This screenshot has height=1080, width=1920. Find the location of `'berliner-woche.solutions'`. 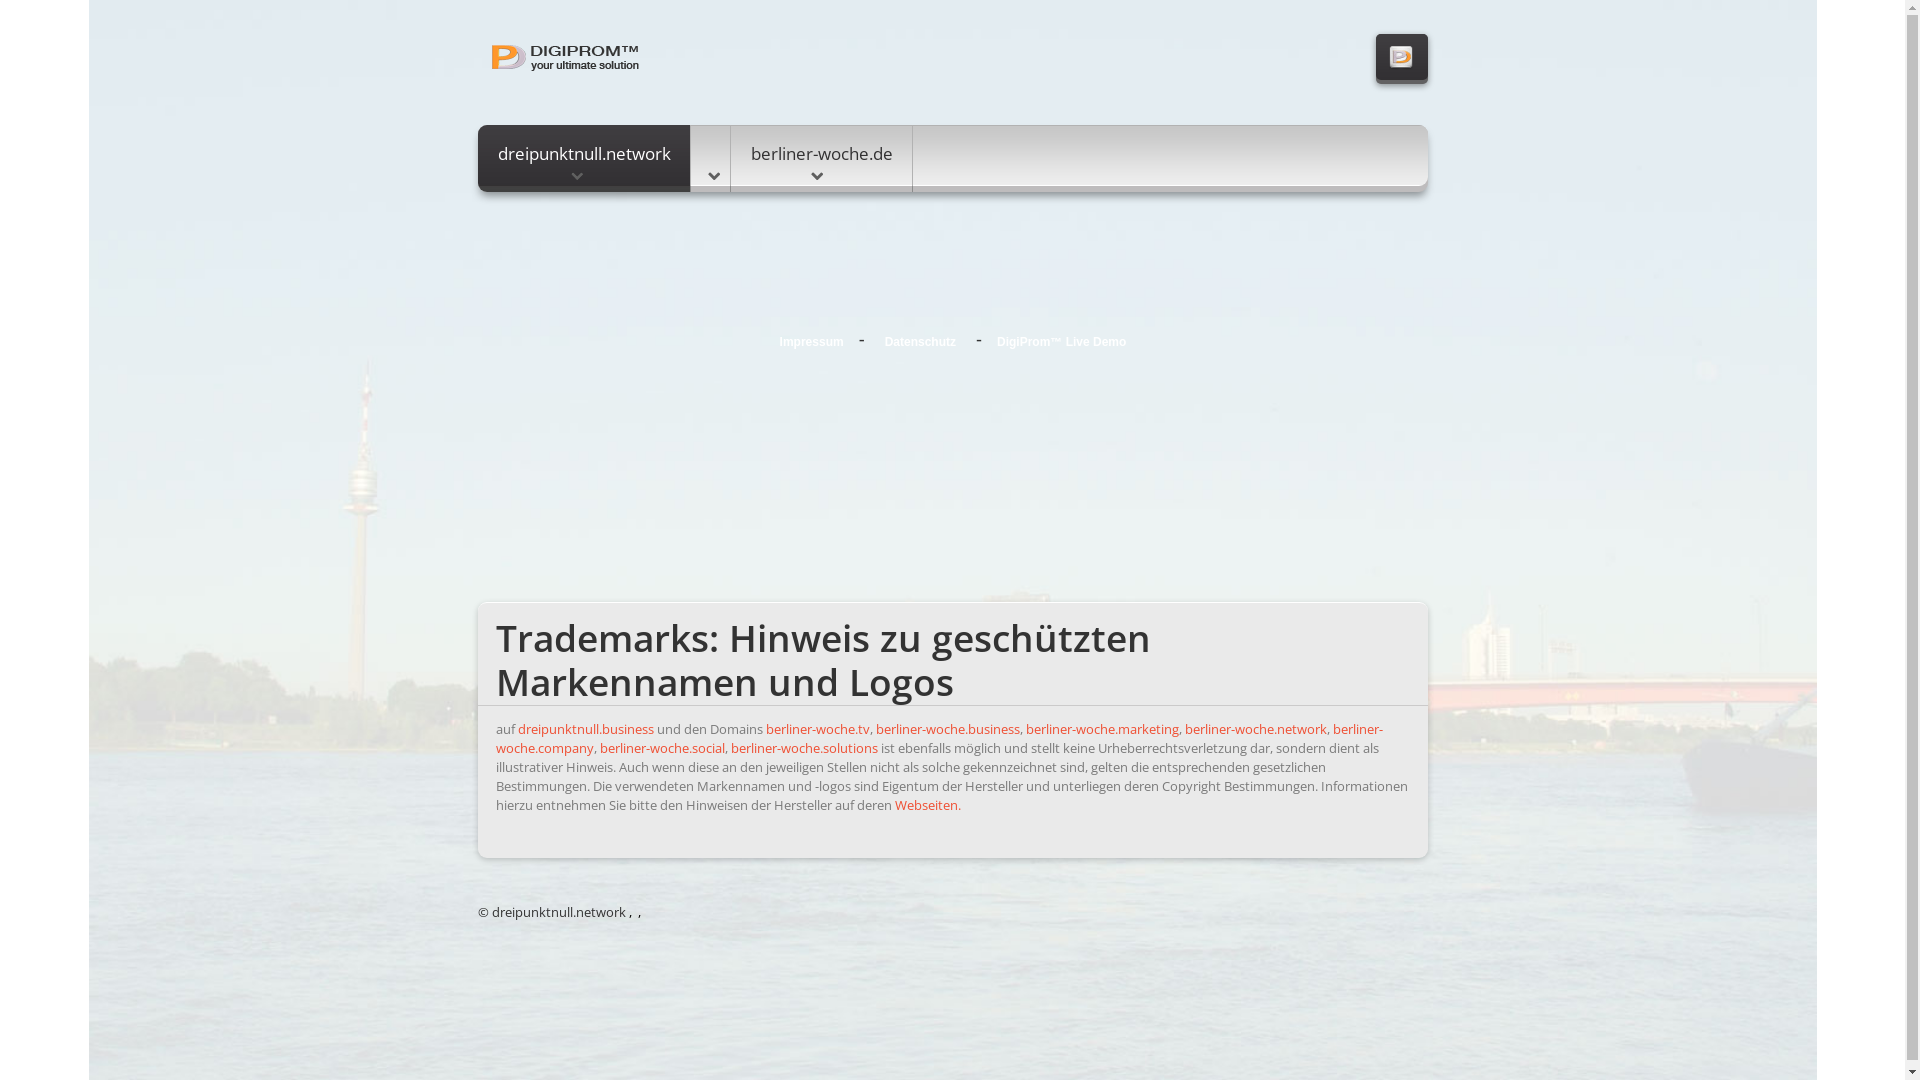

'berliner-woche.solutions' is located at coordinates (728, 748).